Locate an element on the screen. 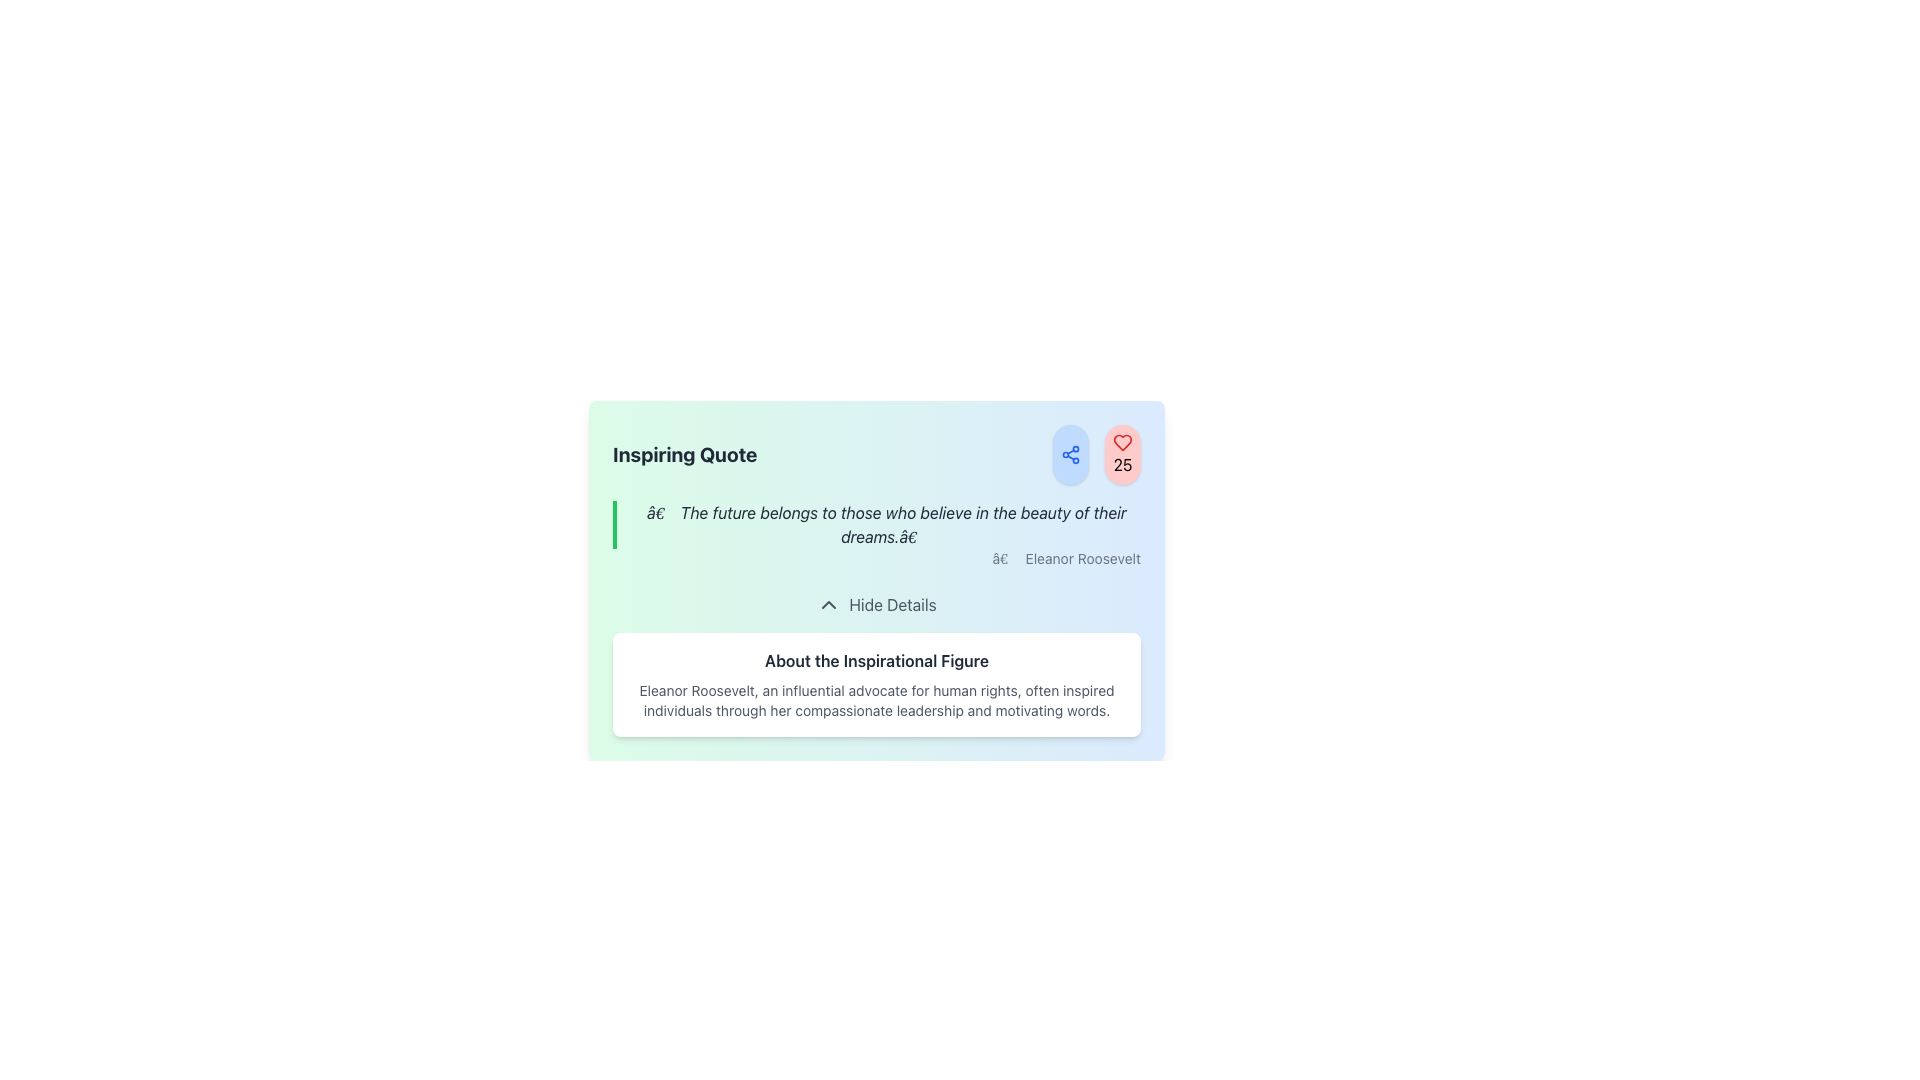 Image resolution: width=1920 pixels, height=1080 pixels. the circular button with a pale red background containing a heart icon and the number '25' to like the quote is located at coordinates (1096, 455).